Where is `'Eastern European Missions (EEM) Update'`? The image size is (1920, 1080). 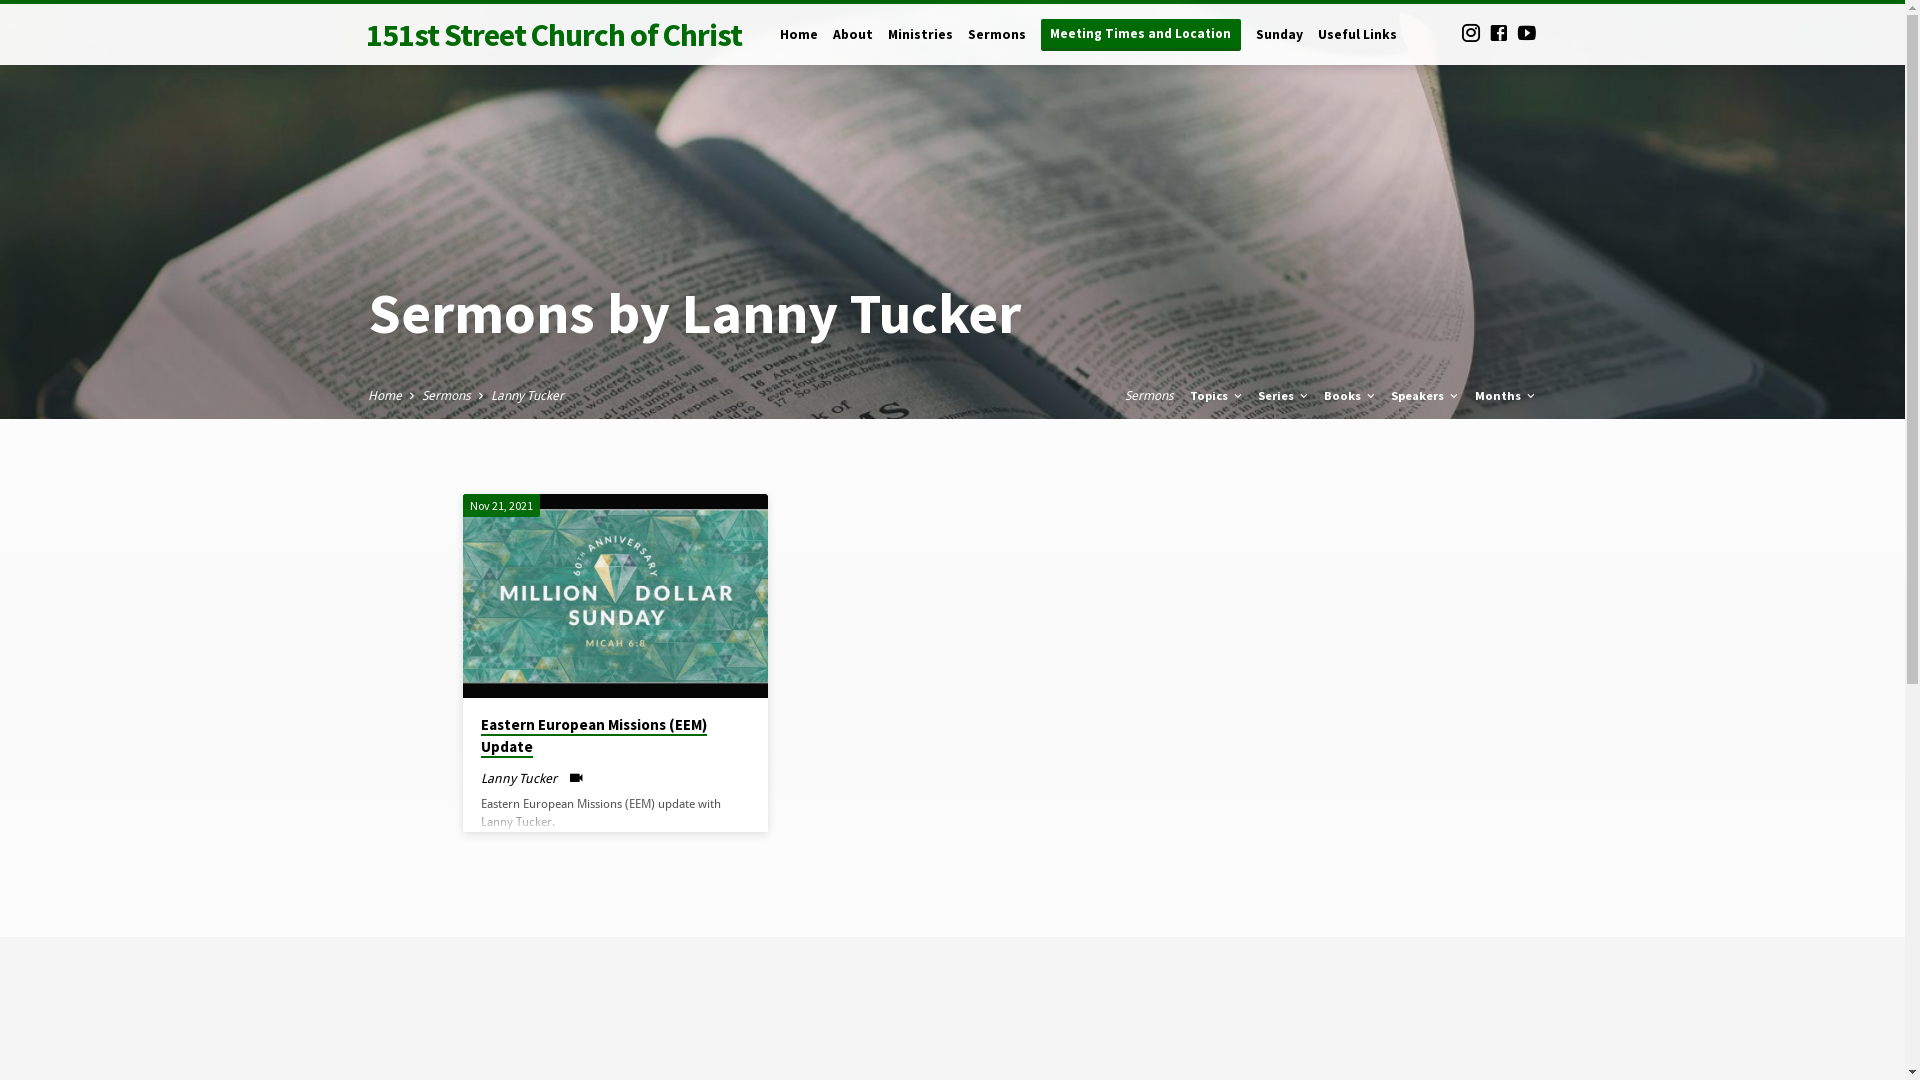
'Eastern European Missions (EEM) Update' is located at coordinates (592, 736).